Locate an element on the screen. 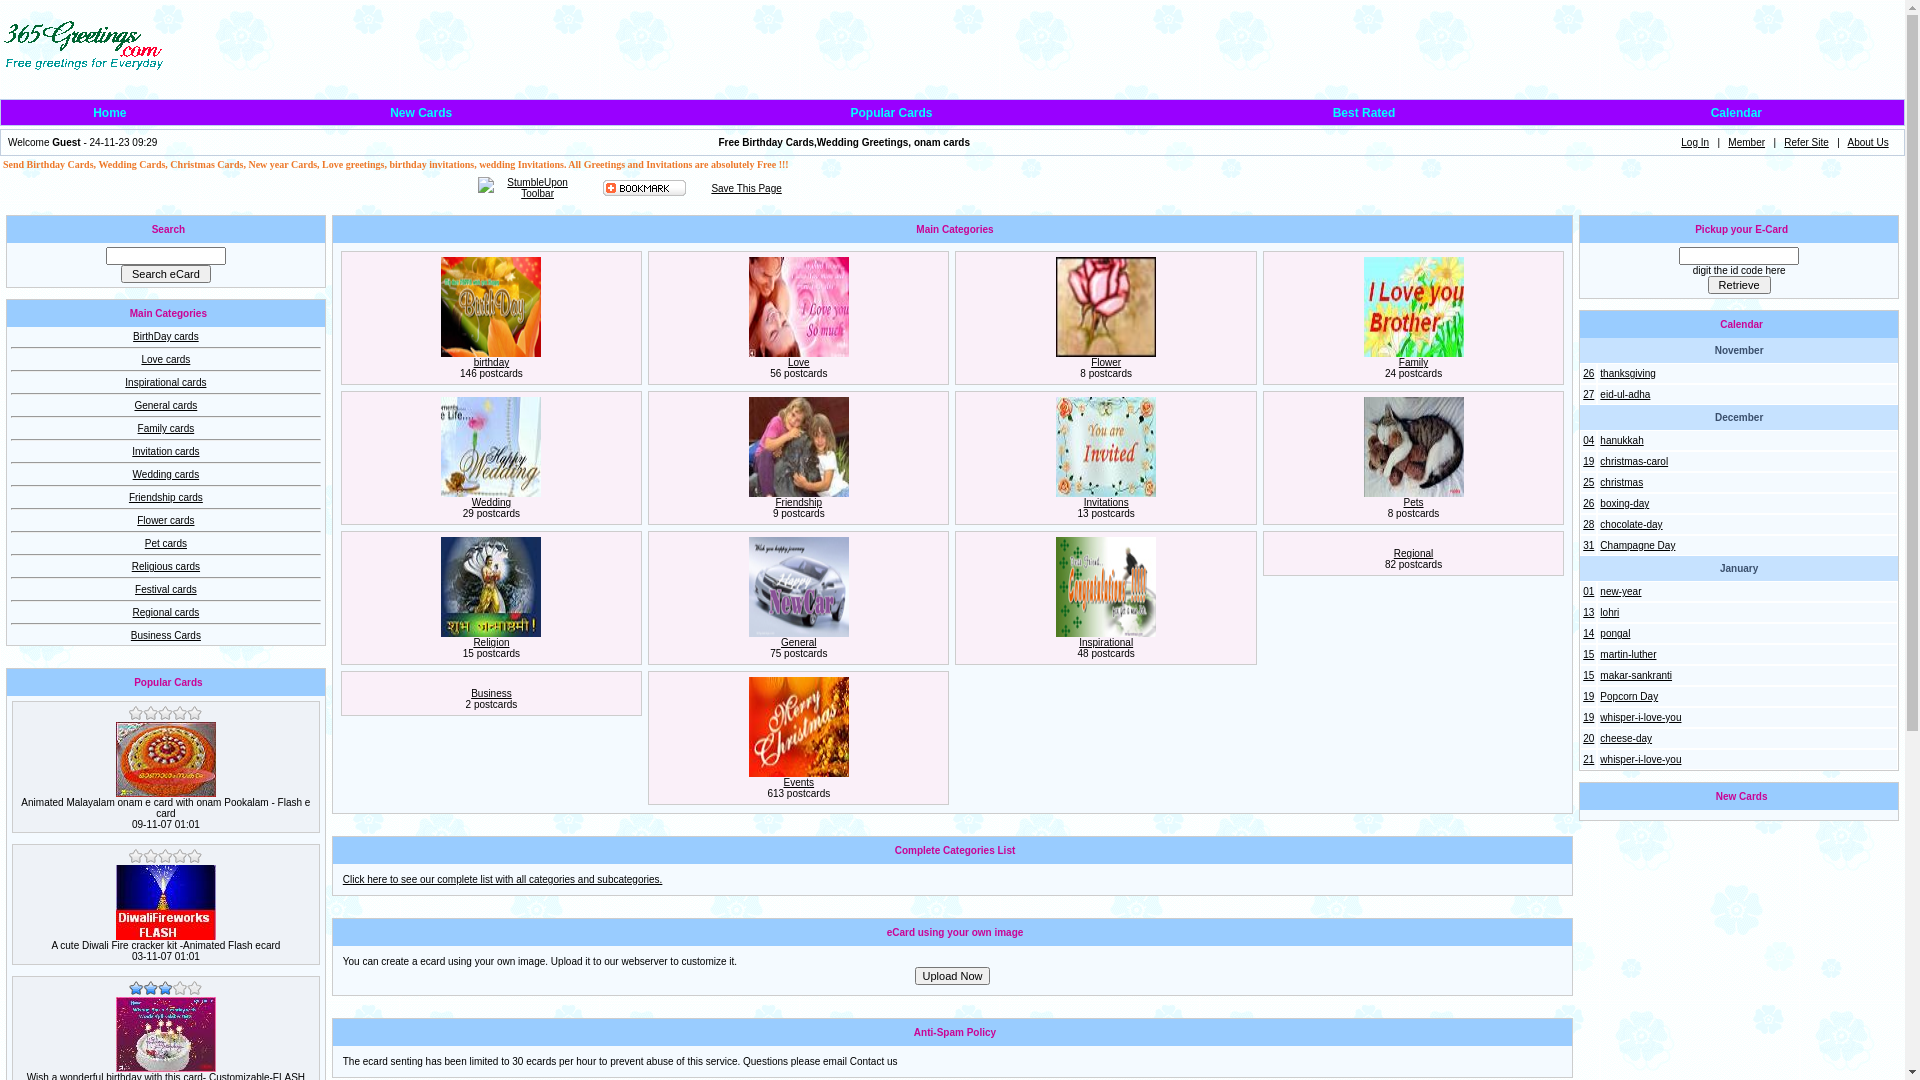 The image size is (1920, 1080). 'Log In' is located at coordinates (1693, 141).